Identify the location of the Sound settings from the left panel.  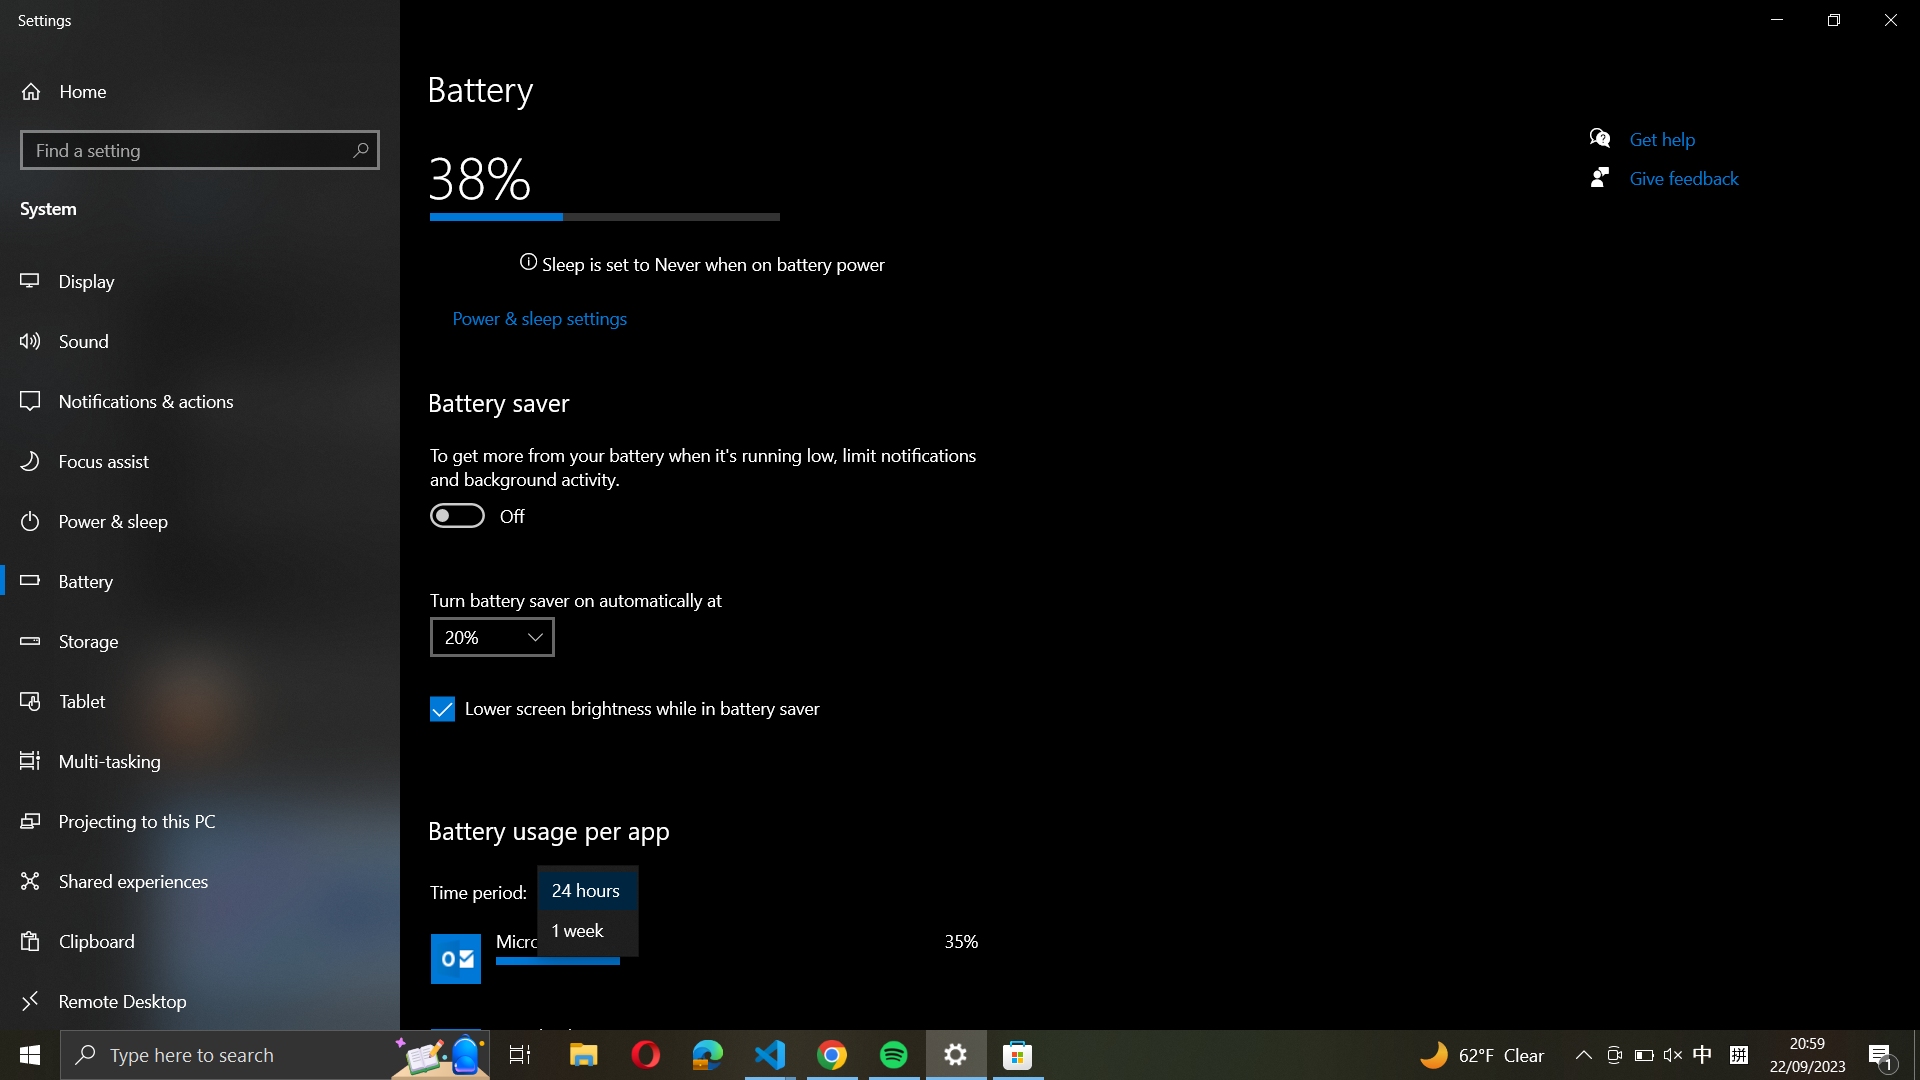
(201, 339).